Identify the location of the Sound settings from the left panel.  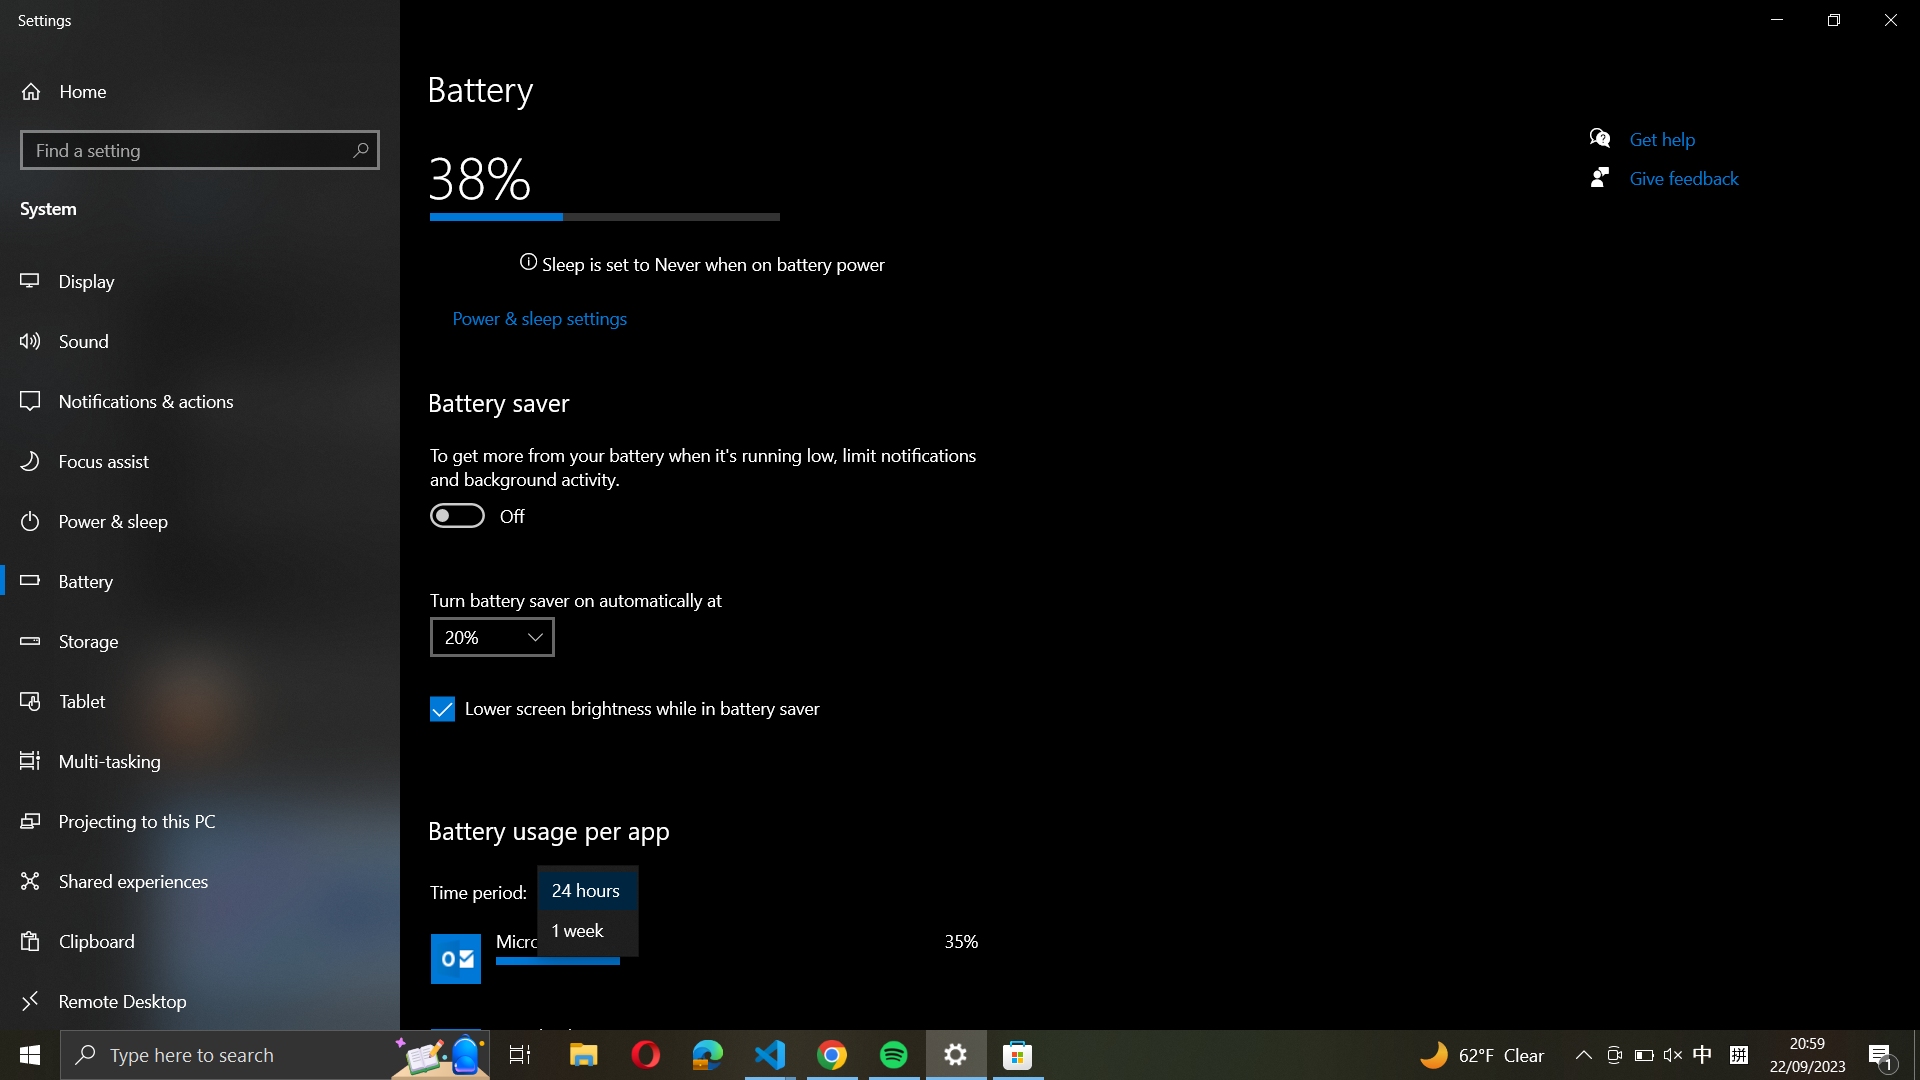
(201, 339).